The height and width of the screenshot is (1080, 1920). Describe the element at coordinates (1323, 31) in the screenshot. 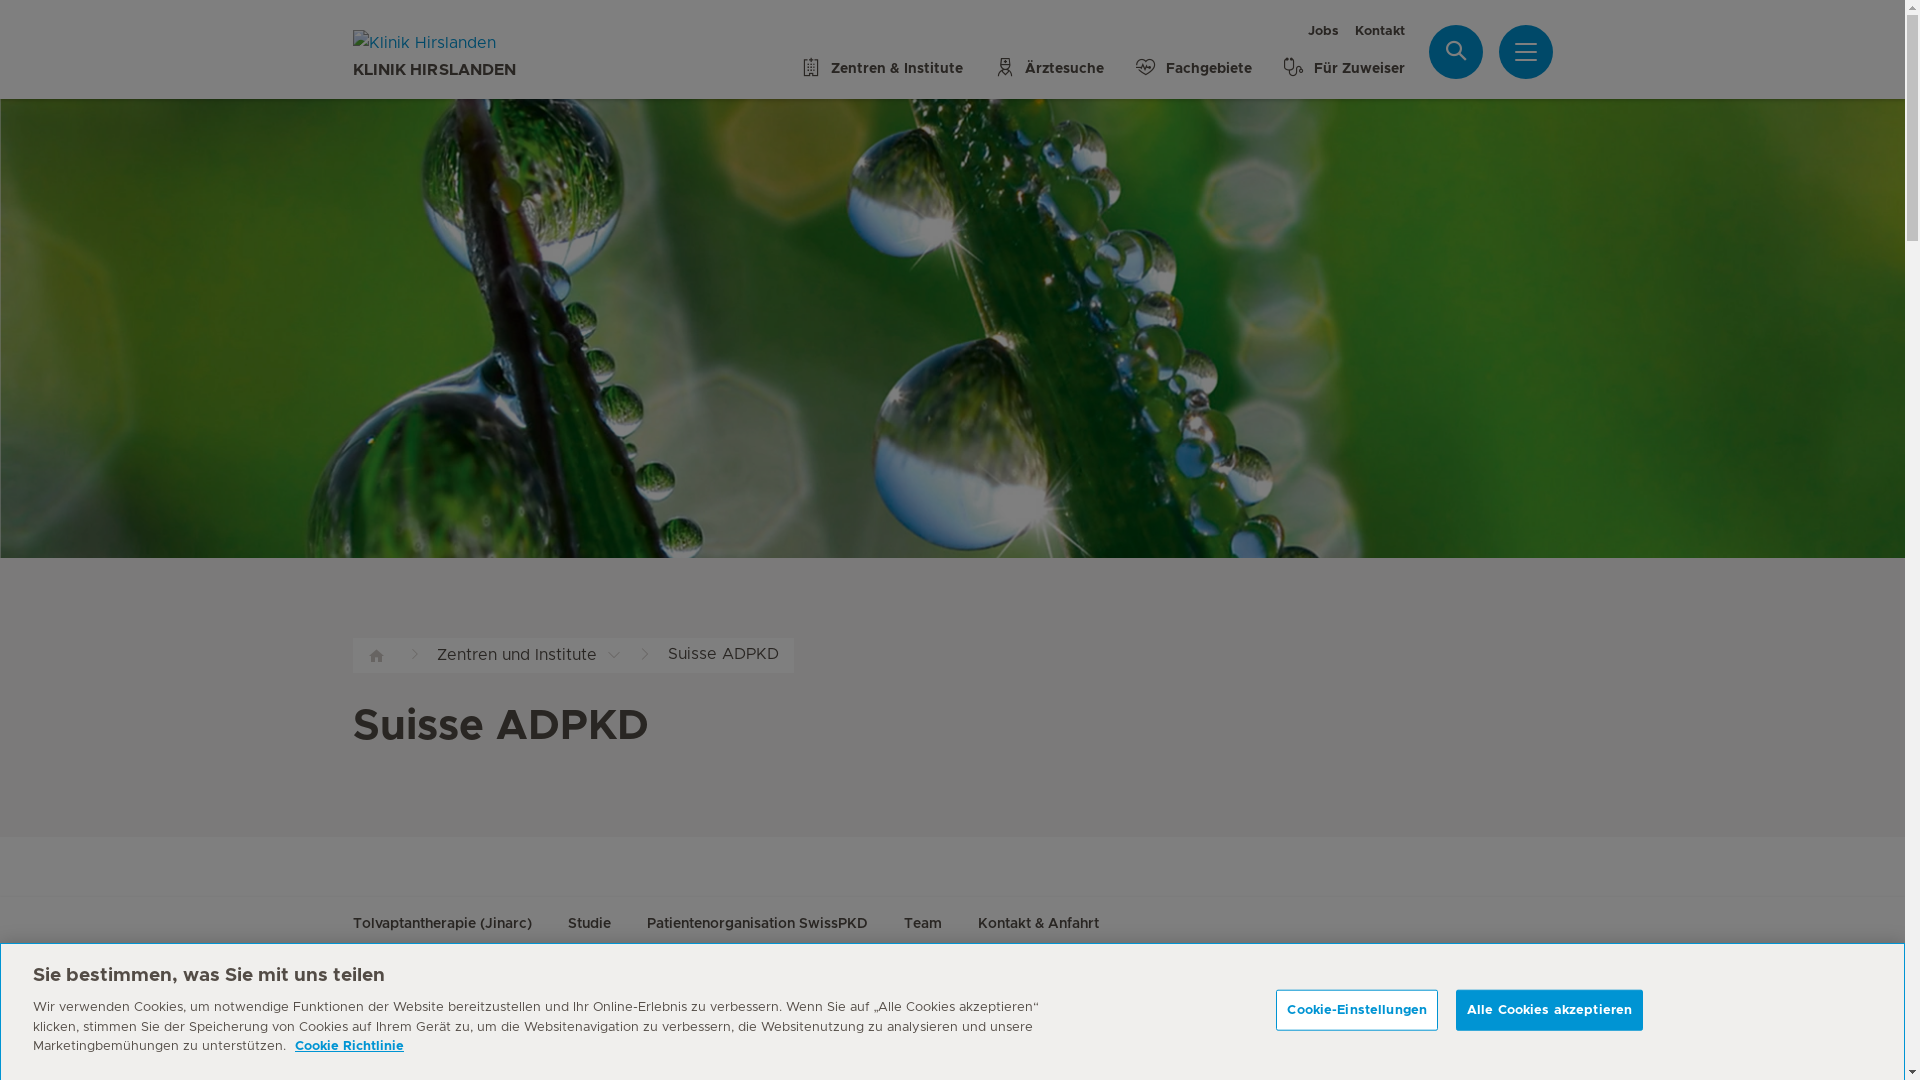

I see `'Jobs'` at that location.